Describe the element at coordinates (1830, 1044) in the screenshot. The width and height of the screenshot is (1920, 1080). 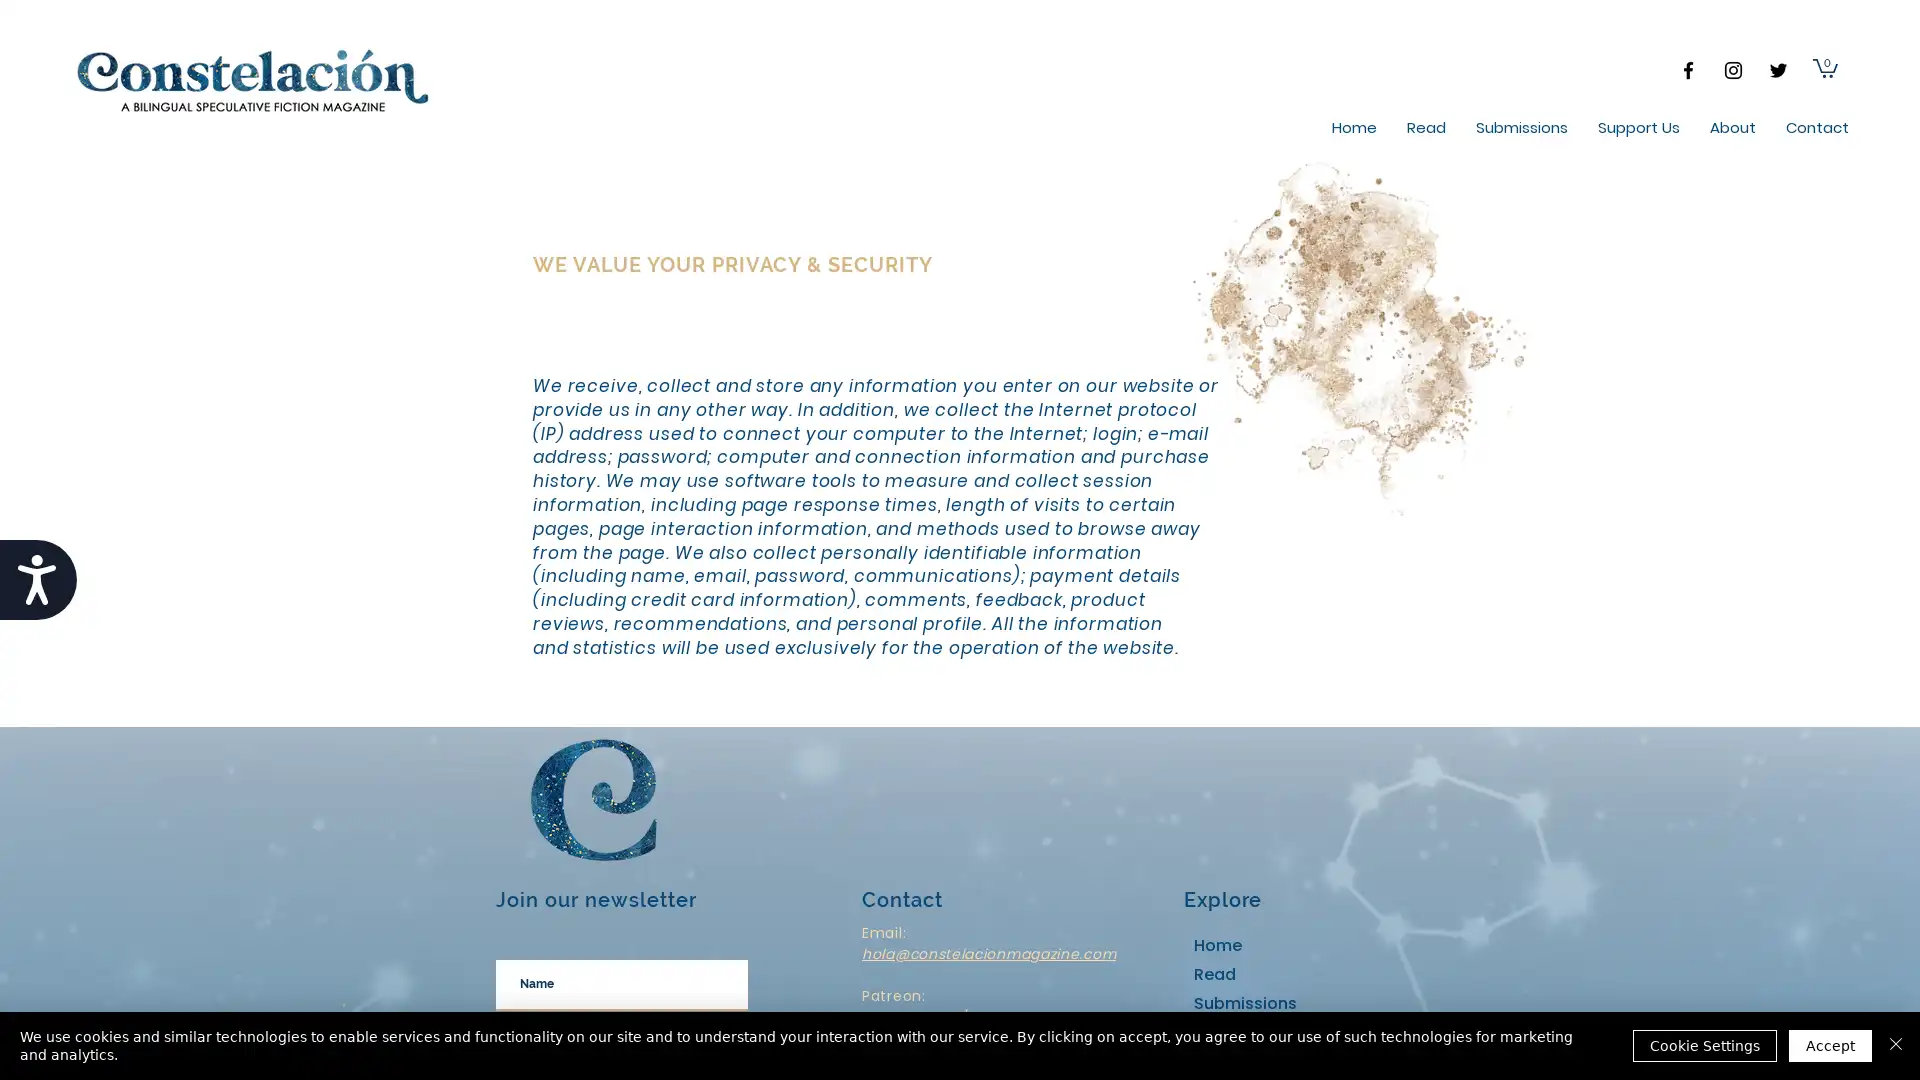
I see `Accept` at that location.